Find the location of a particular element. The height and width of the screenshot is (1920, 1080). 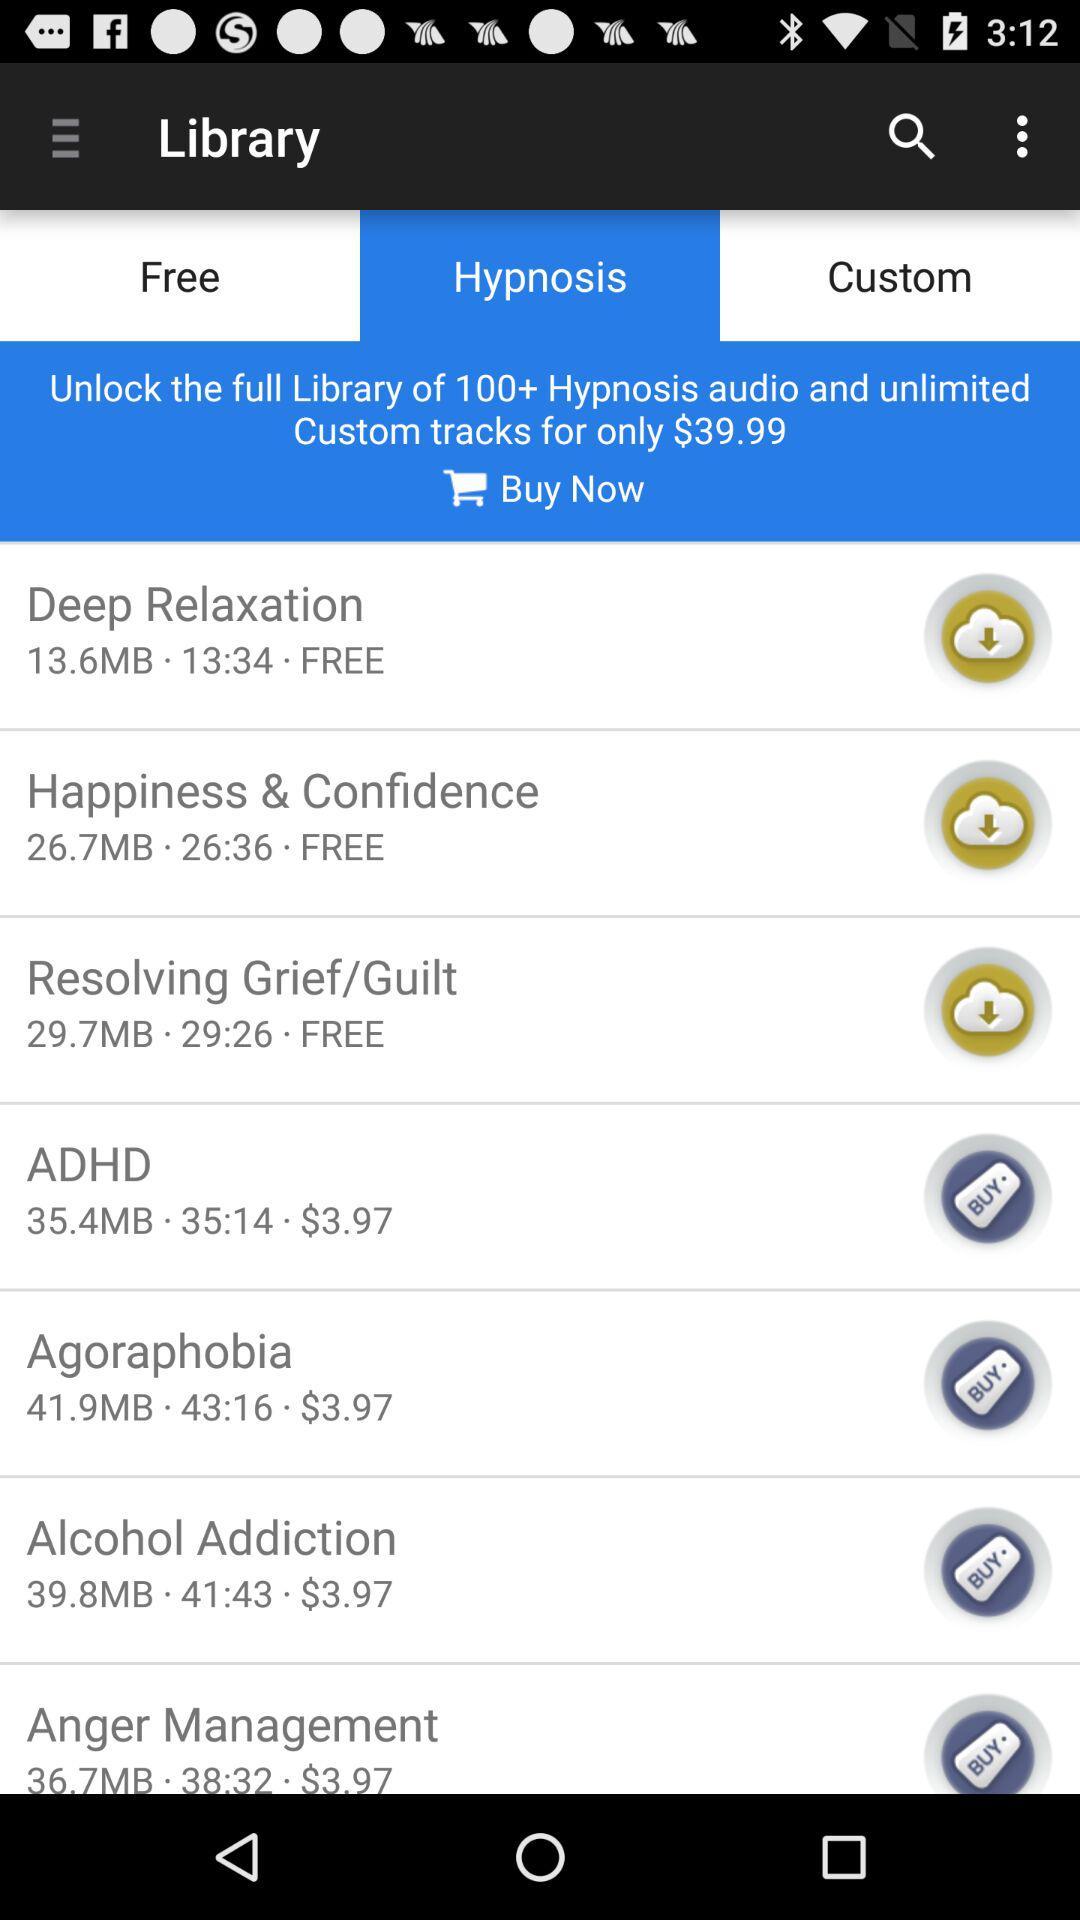

buy track is located at coordinates (987, 1569).